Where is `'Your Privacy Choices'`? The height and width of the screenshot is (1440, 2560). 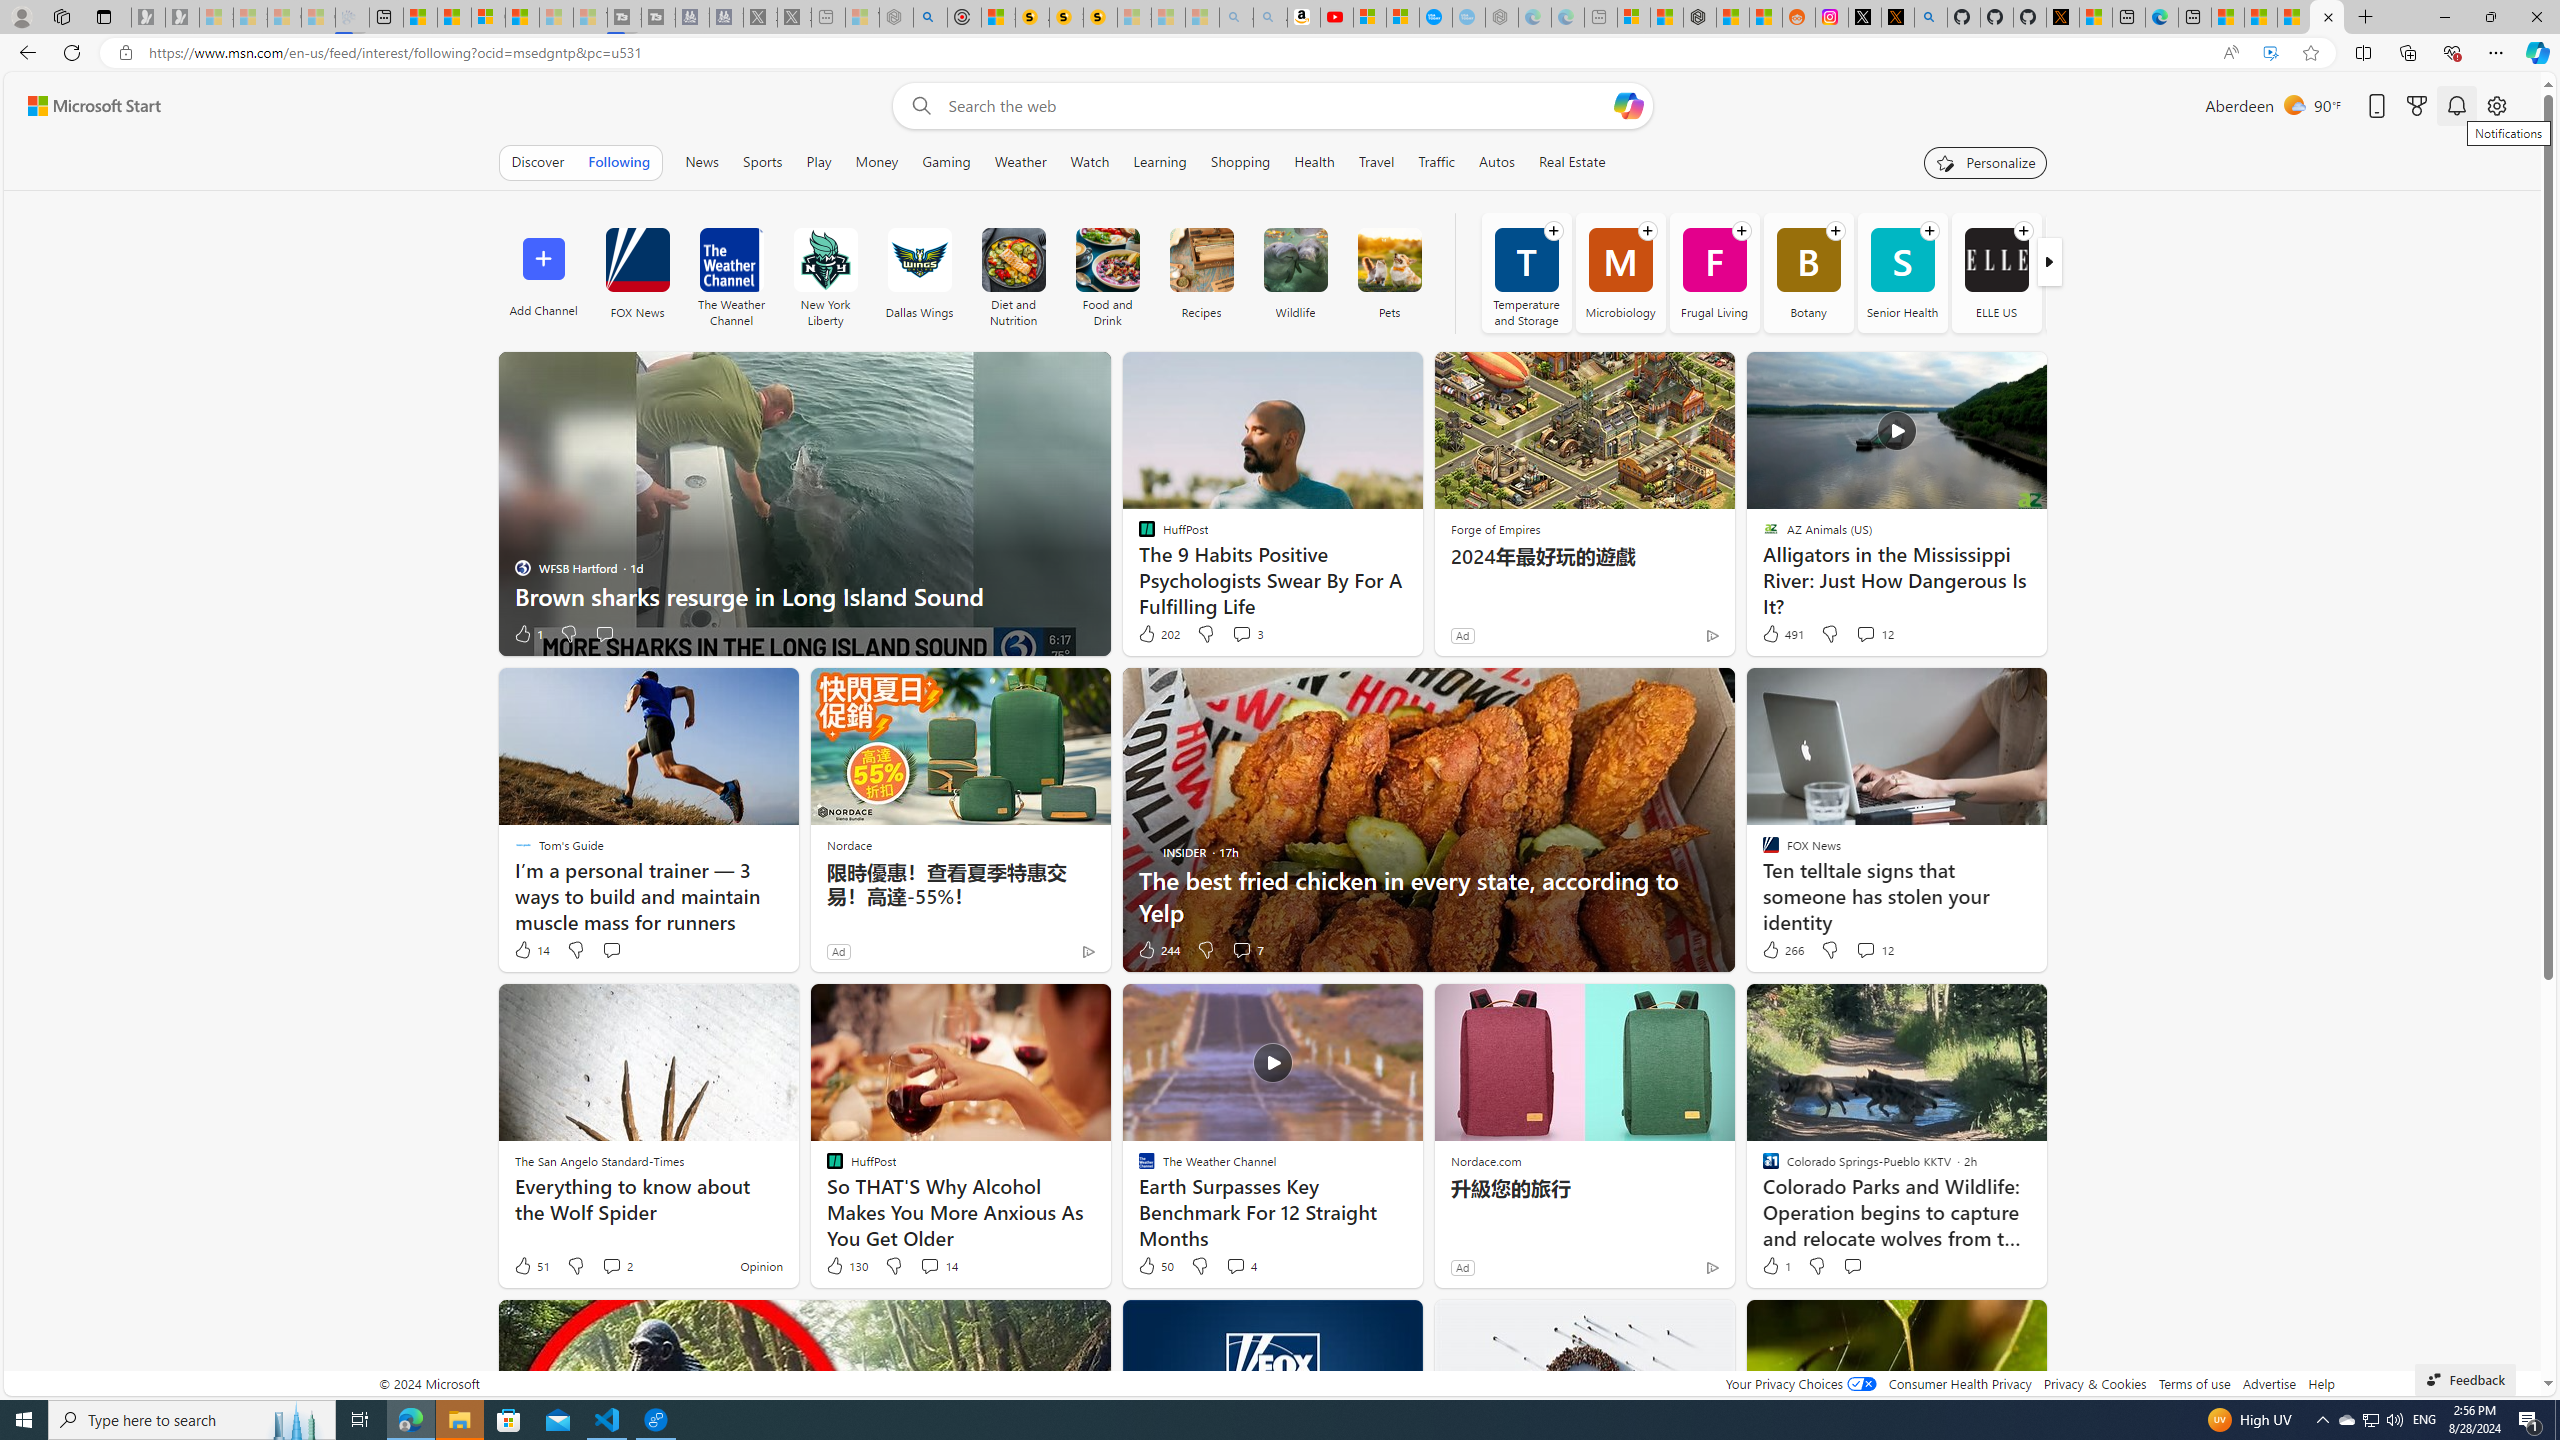
'Your Privacy Choices' is located at coordinates (1799, 1382).